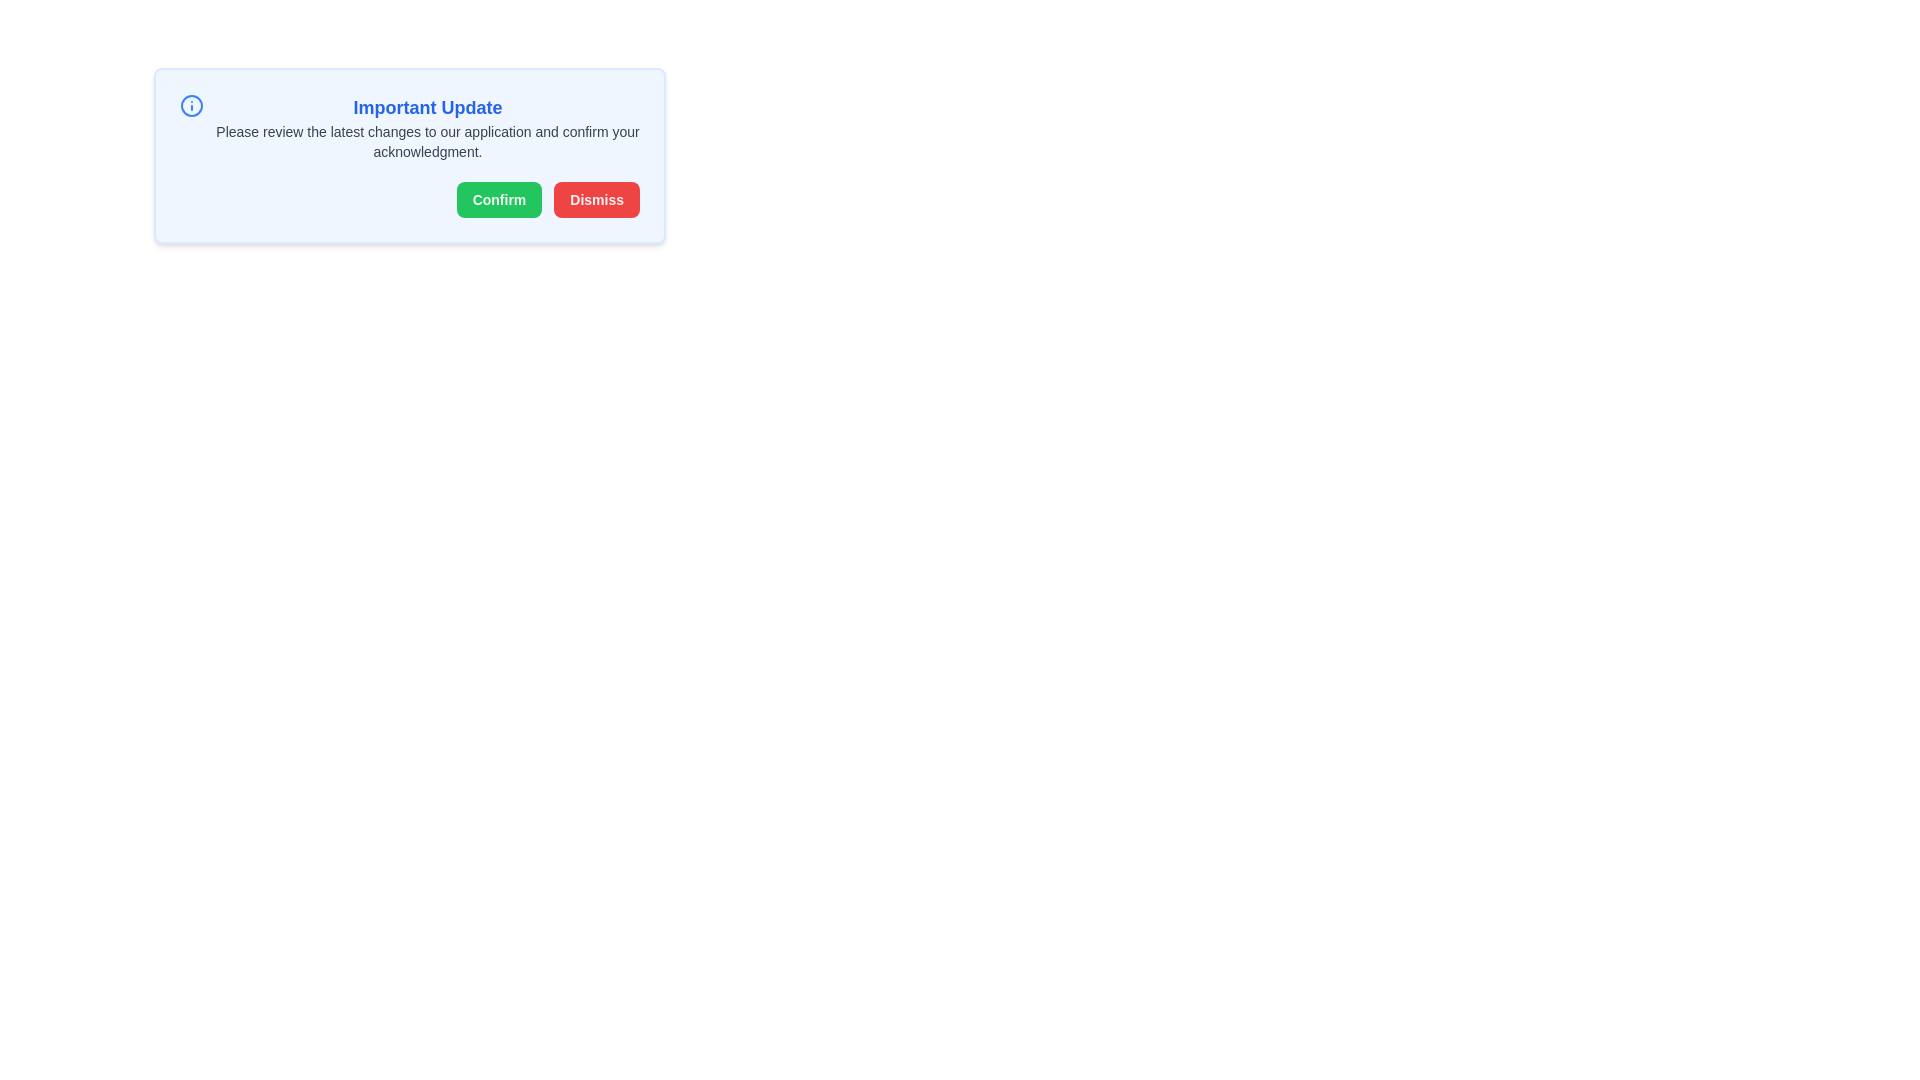 This screenshot has height=1080, width=1920. I want to click on the text block displaying the message: 'Please review the latest changes to our application and confirm your acknowledgment.', so click(426, 141).